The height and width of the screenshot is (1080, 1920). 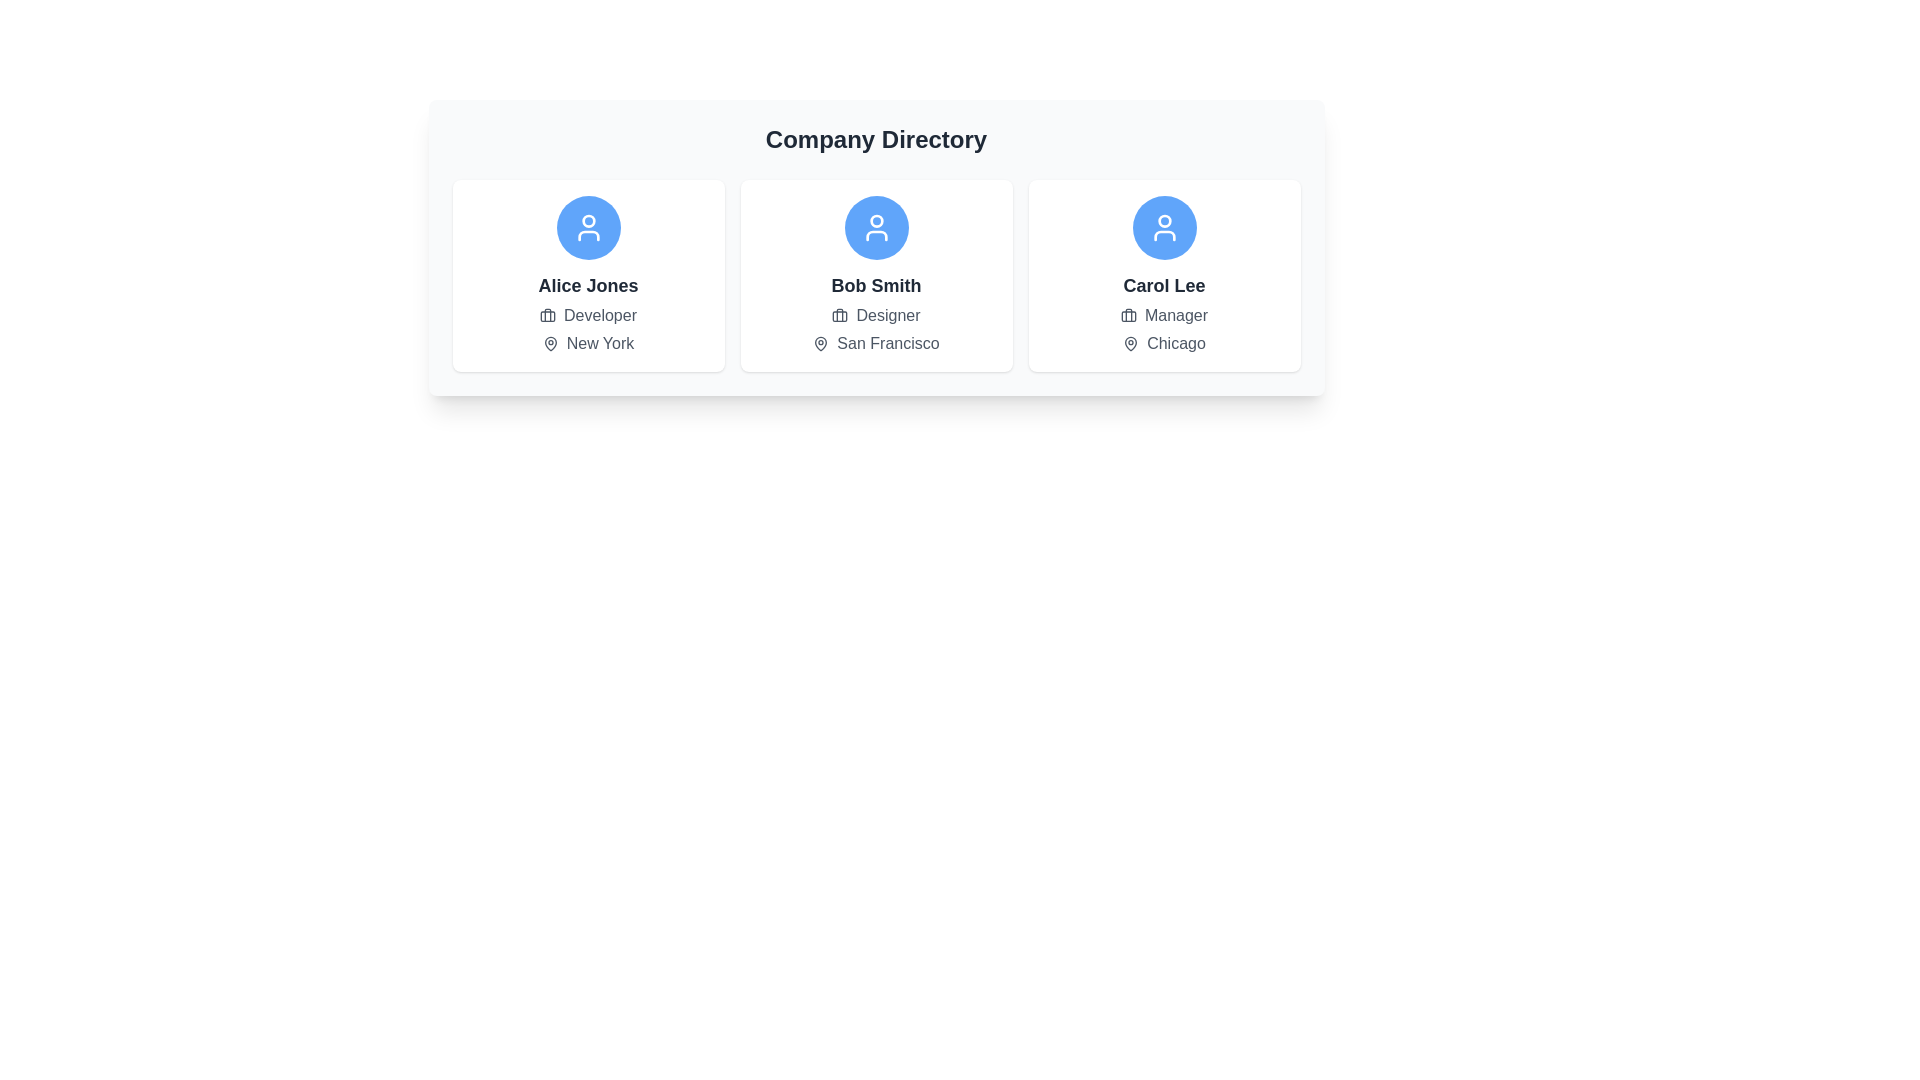 I want to click on properties of the user profile icon, which is a simple figure of a head and shoulders in white against a blue circular background, located at the top-center of Bob Smith's profile card, so click(x=876, y=226).